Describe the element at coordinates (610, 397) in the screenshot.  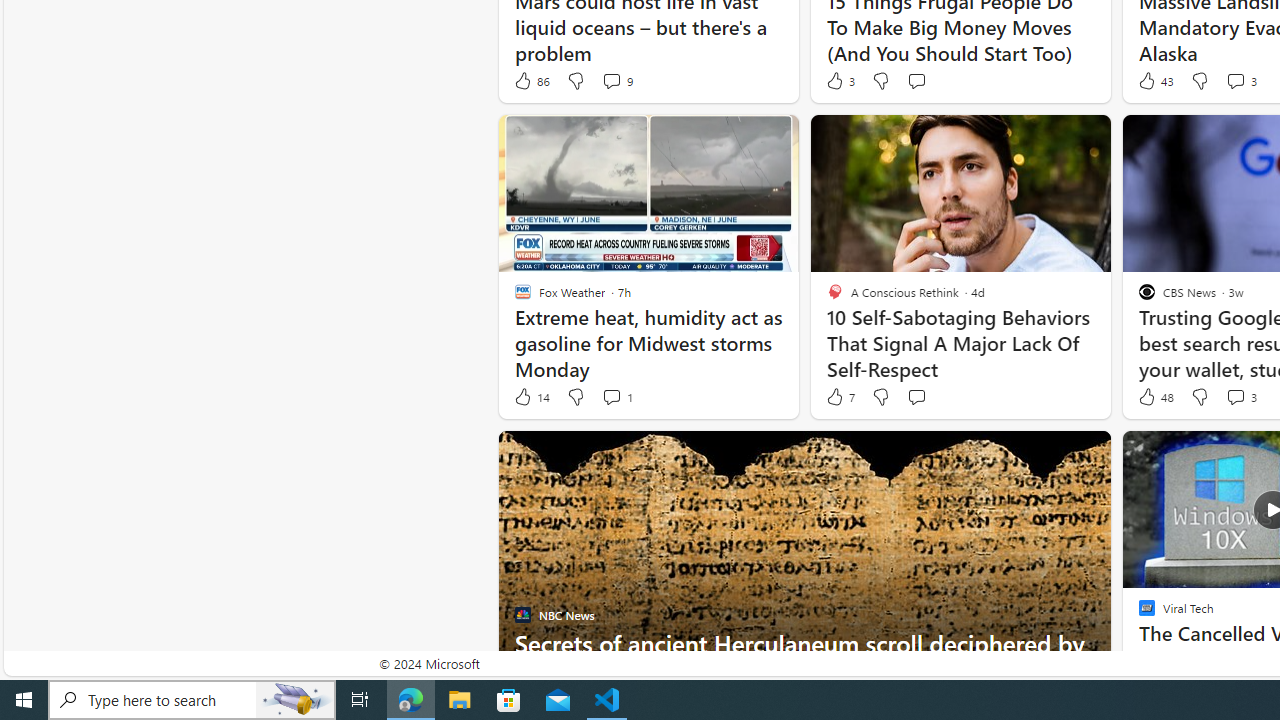
I see `'View comments 1 Comment'` at that location.